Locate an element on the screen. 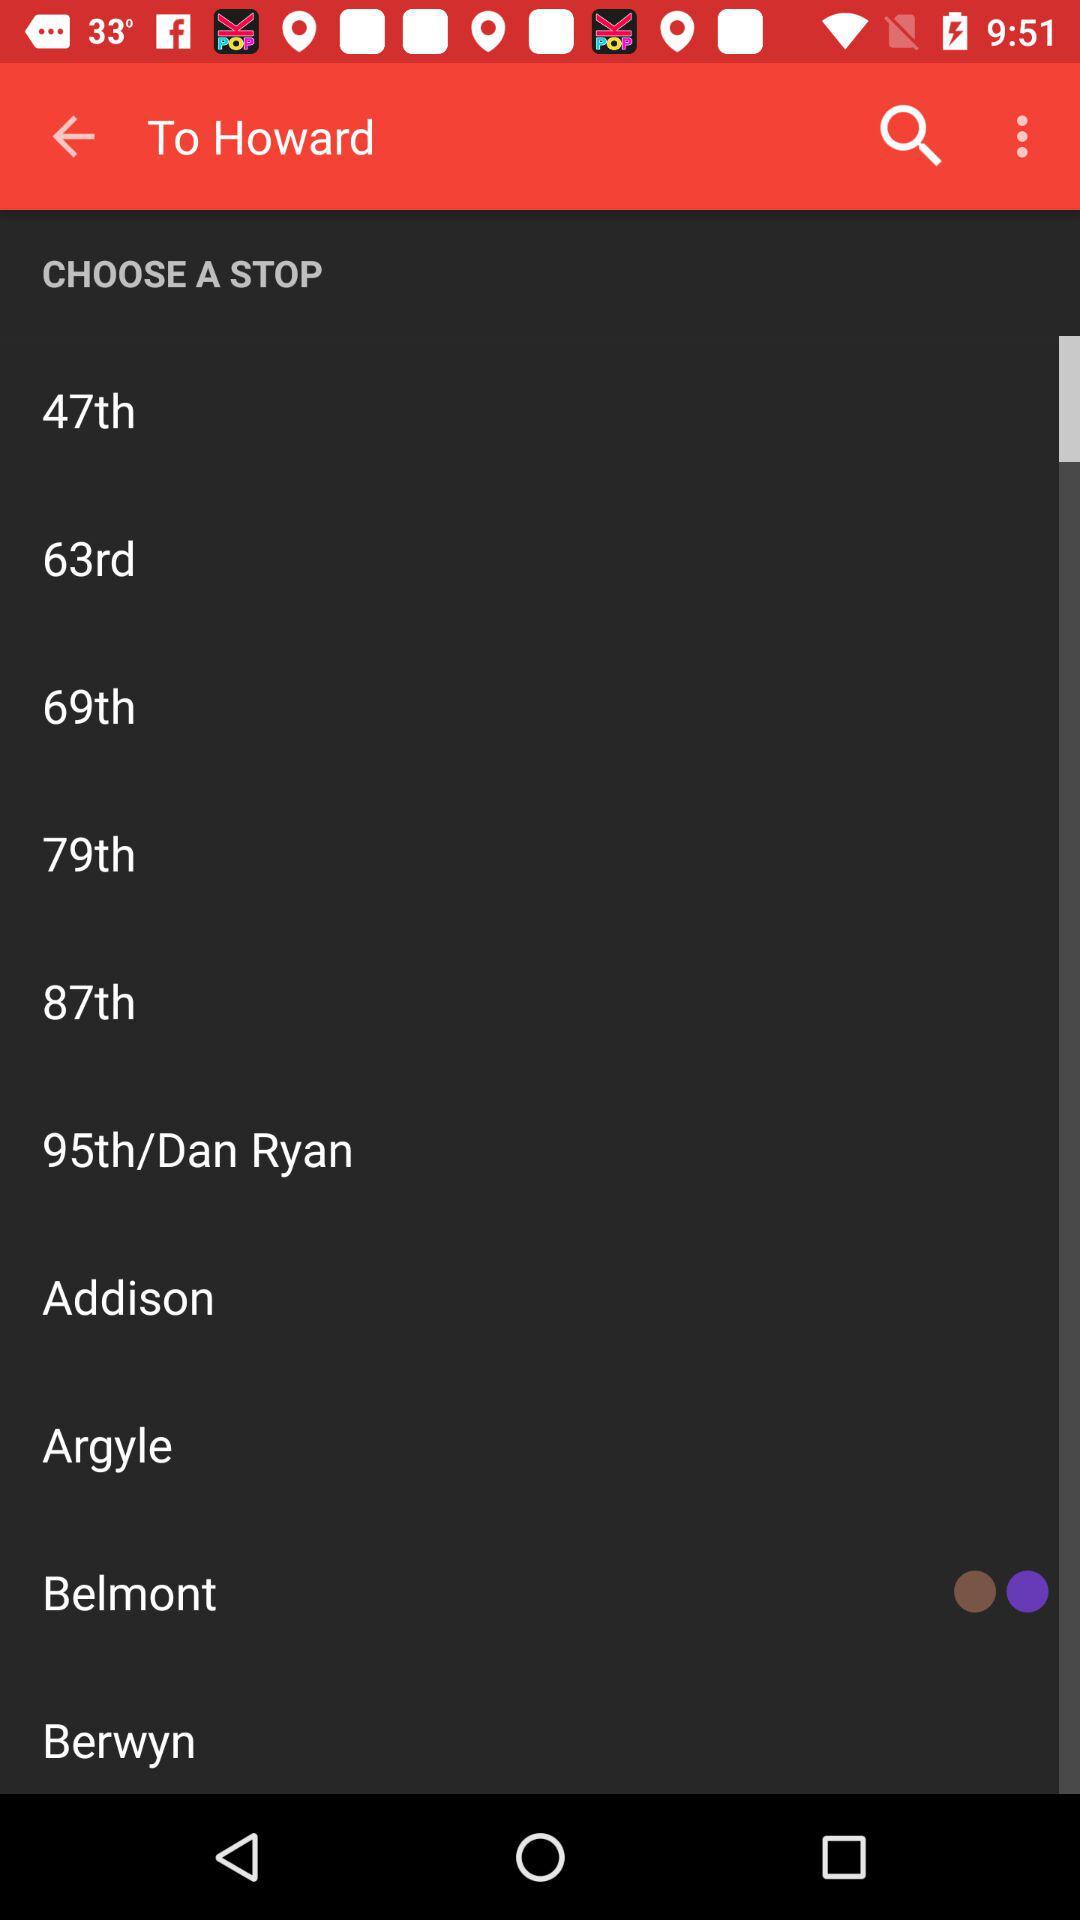 This screenshot has height=1920, width=1080. option is located at coordinates (540, 1079).